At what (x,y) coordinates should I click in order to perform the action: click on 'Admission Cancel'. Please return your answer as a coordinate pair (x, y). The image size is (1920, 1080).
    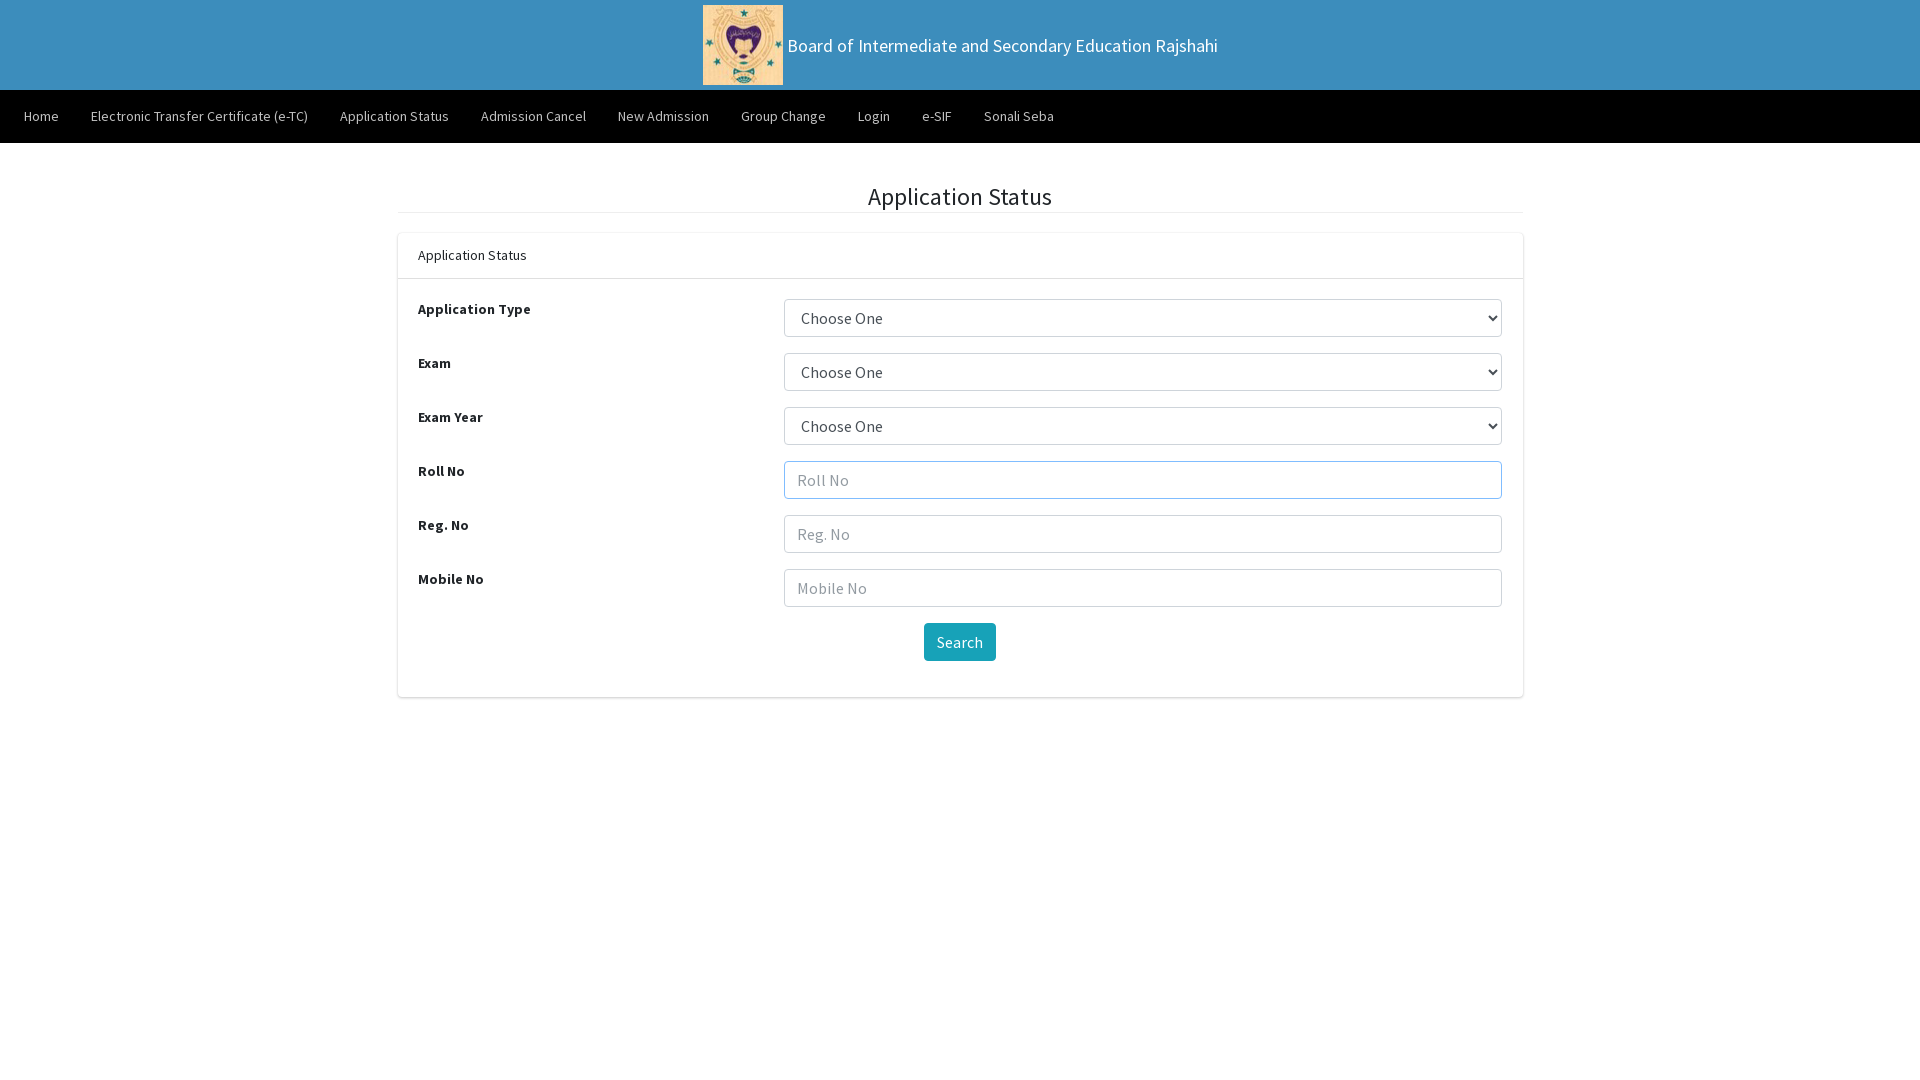
    Looking at the image, I should click on (533, 116).